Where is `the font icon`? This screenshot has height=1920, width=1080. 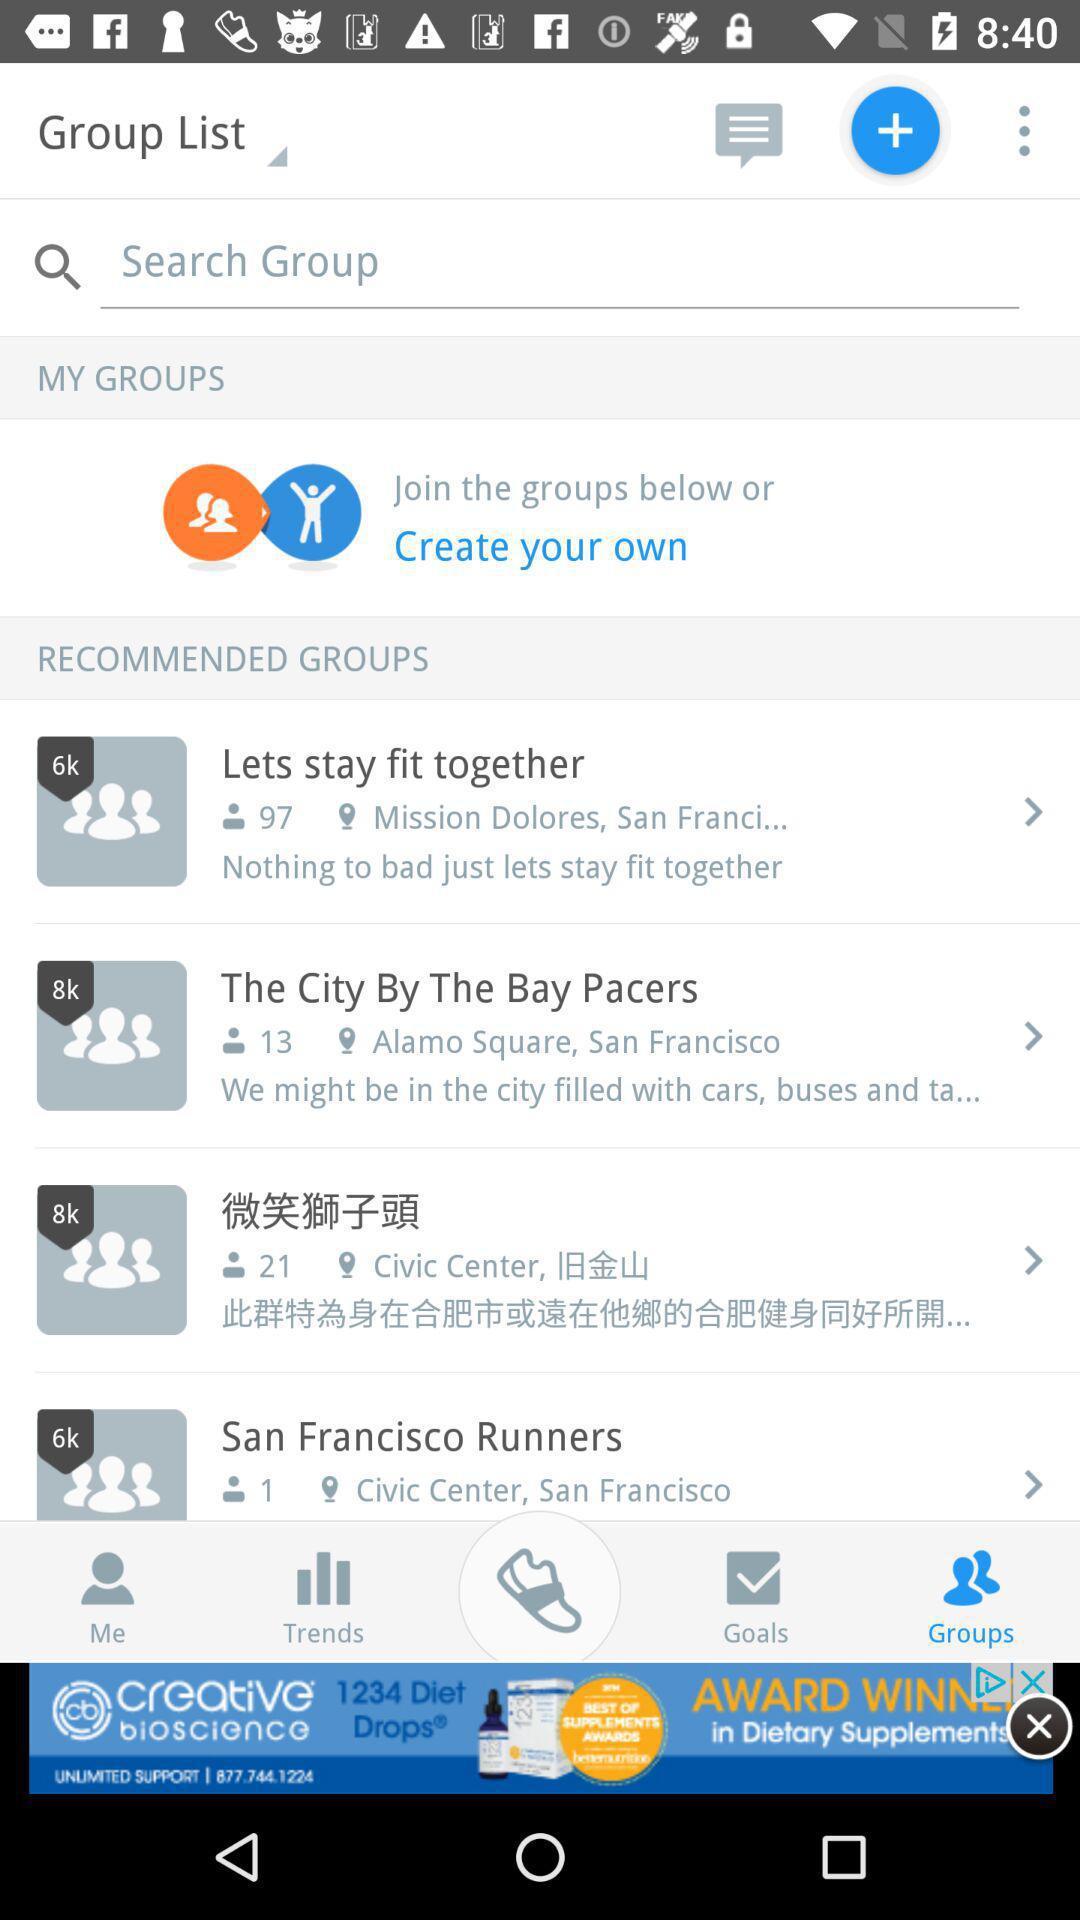 the font icon is located at coordinates (322, 1577).